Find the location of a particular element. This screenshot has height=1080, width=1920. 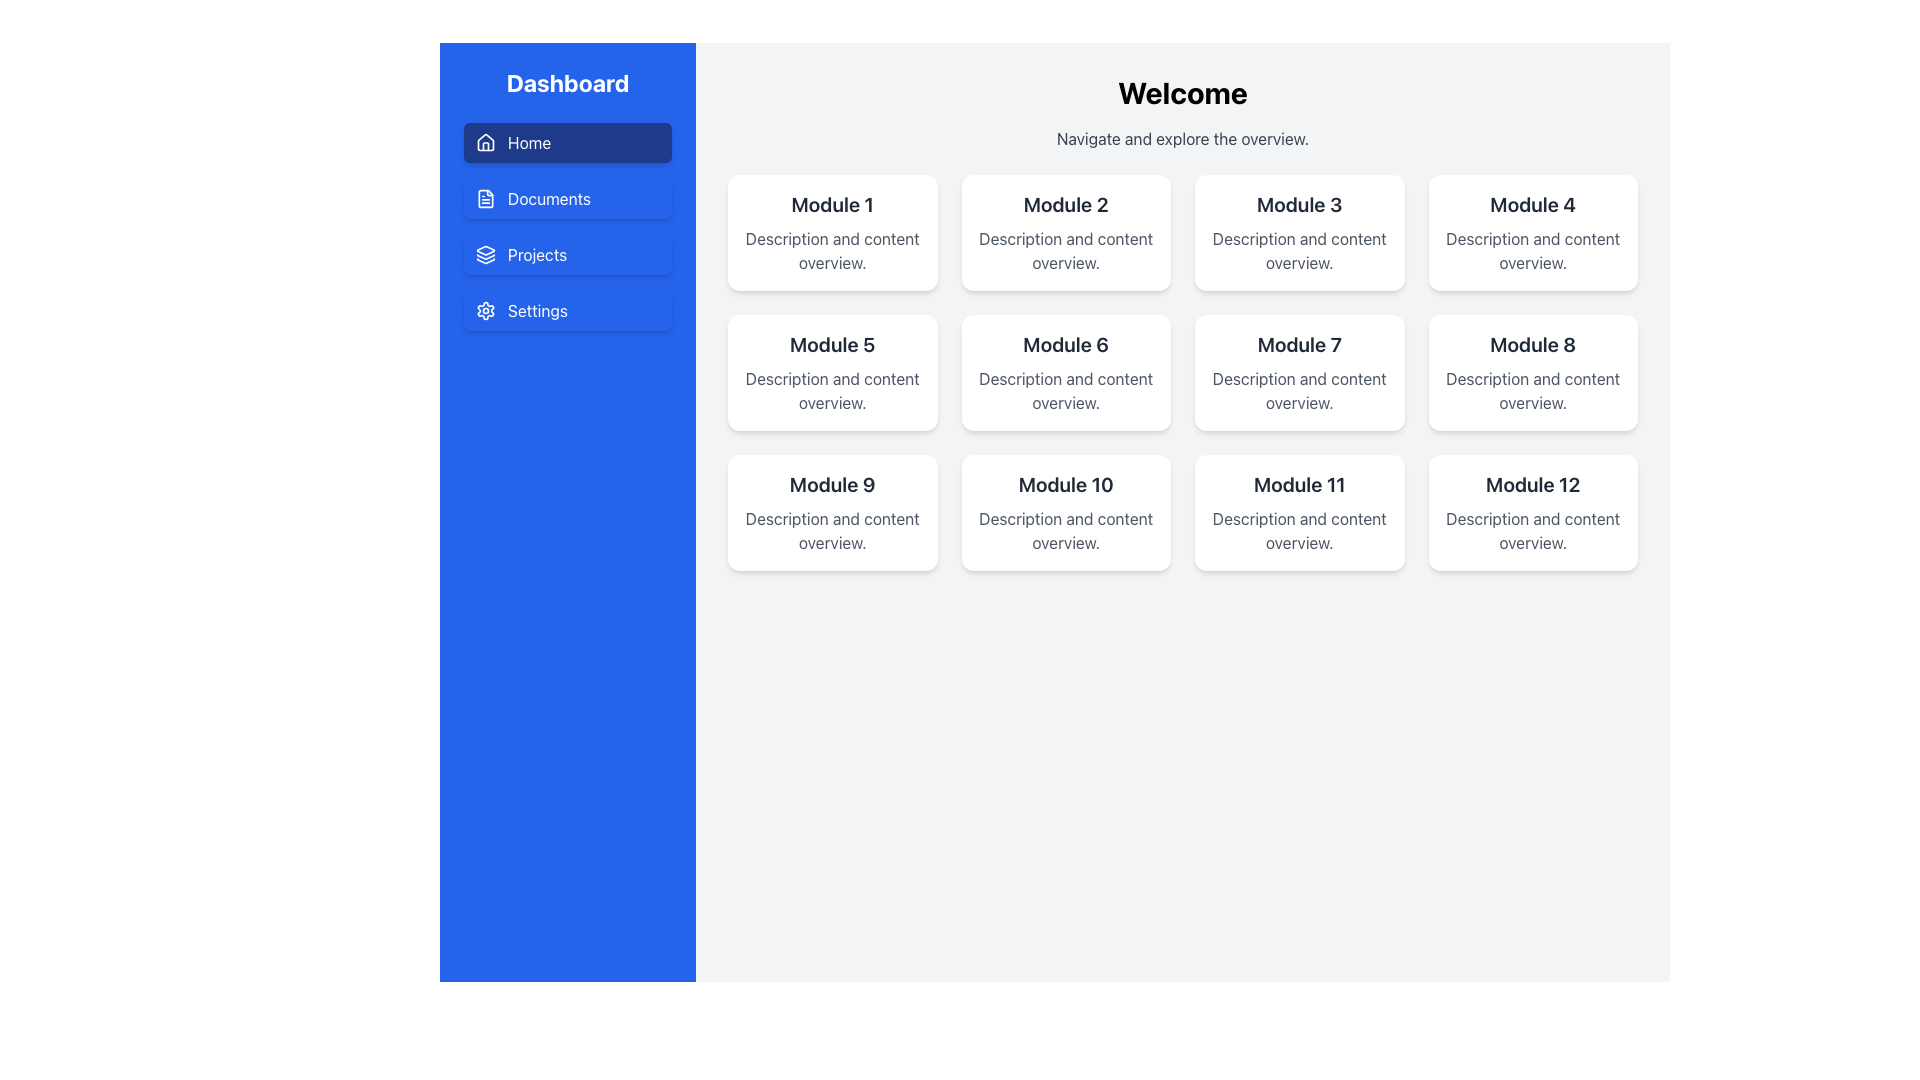

text from the Card component displaying information about 'Module 11', which is located in the grid of modules on the third row and third column is located at coordinates (1299, 512).